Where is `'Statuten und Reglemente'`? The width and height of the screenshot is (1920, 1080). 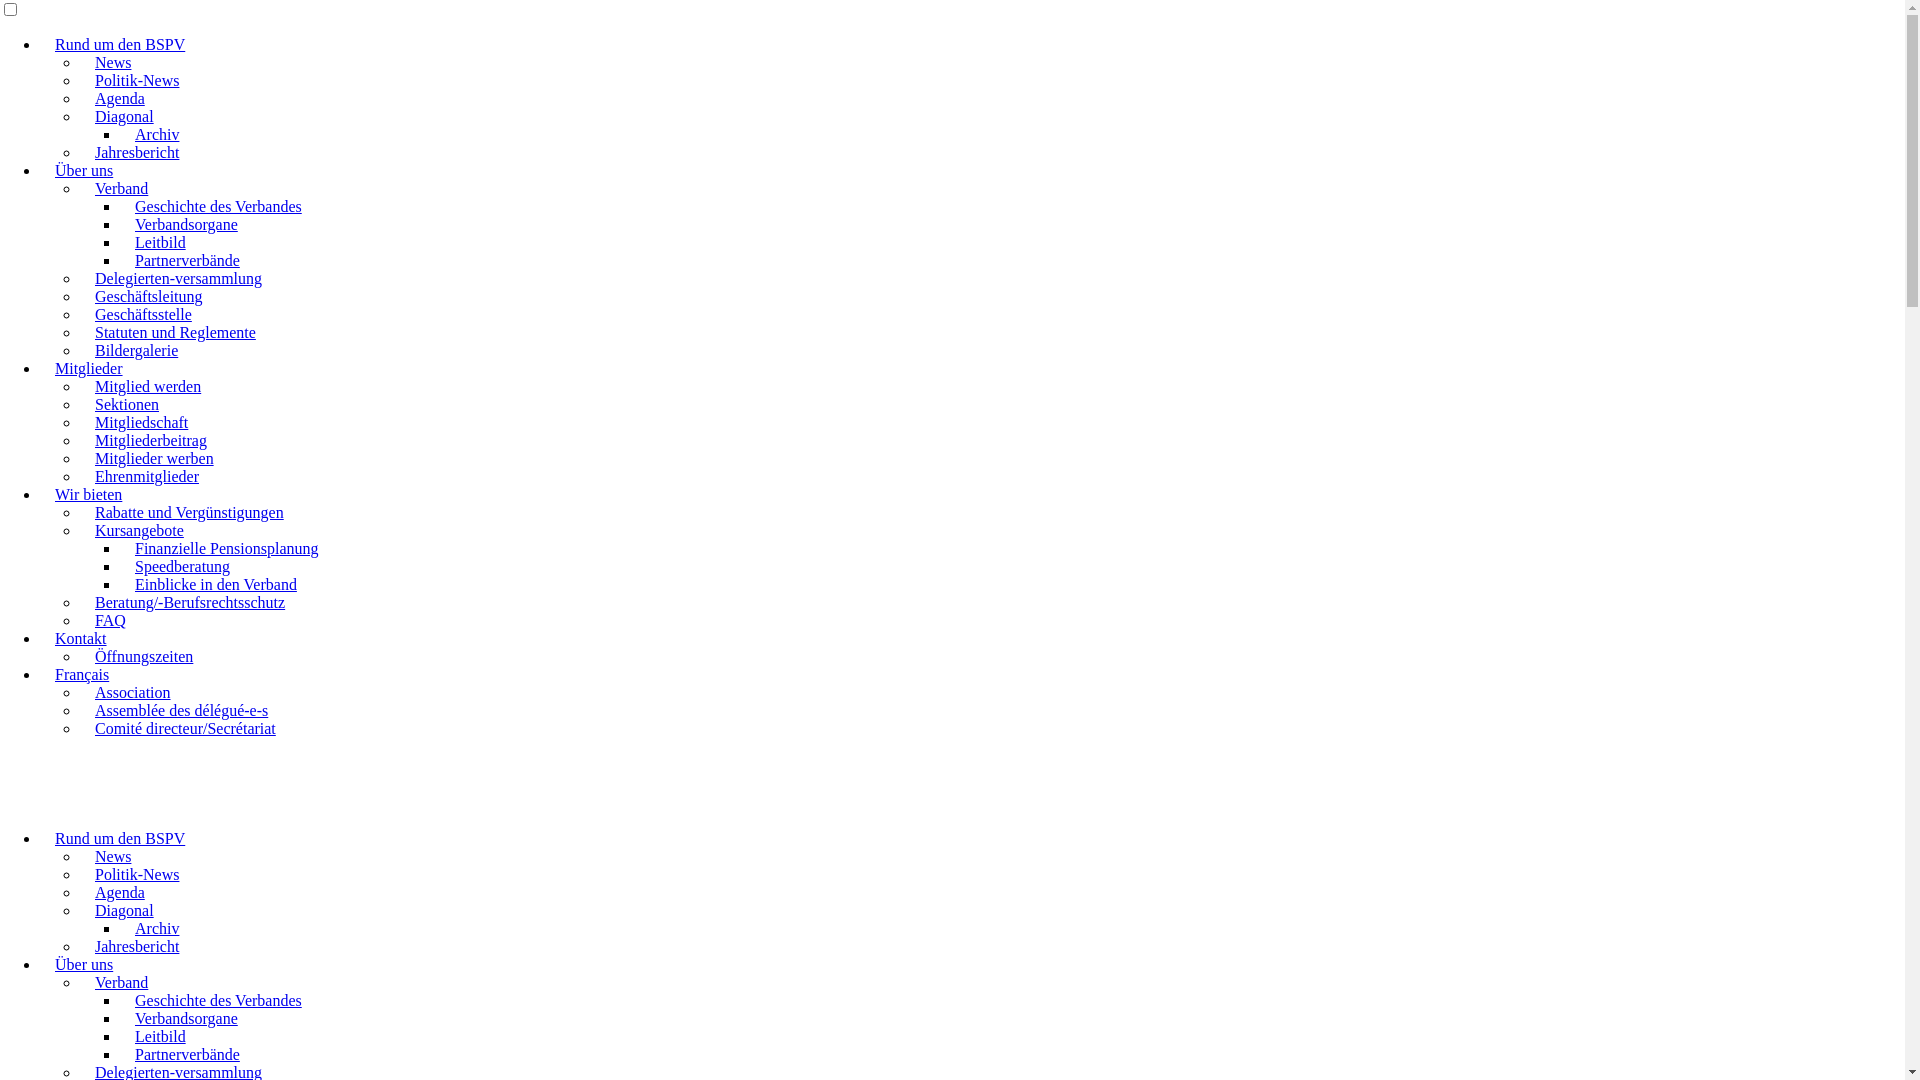
'Statuten und Reglemente' is located at coordinates (175, 331).